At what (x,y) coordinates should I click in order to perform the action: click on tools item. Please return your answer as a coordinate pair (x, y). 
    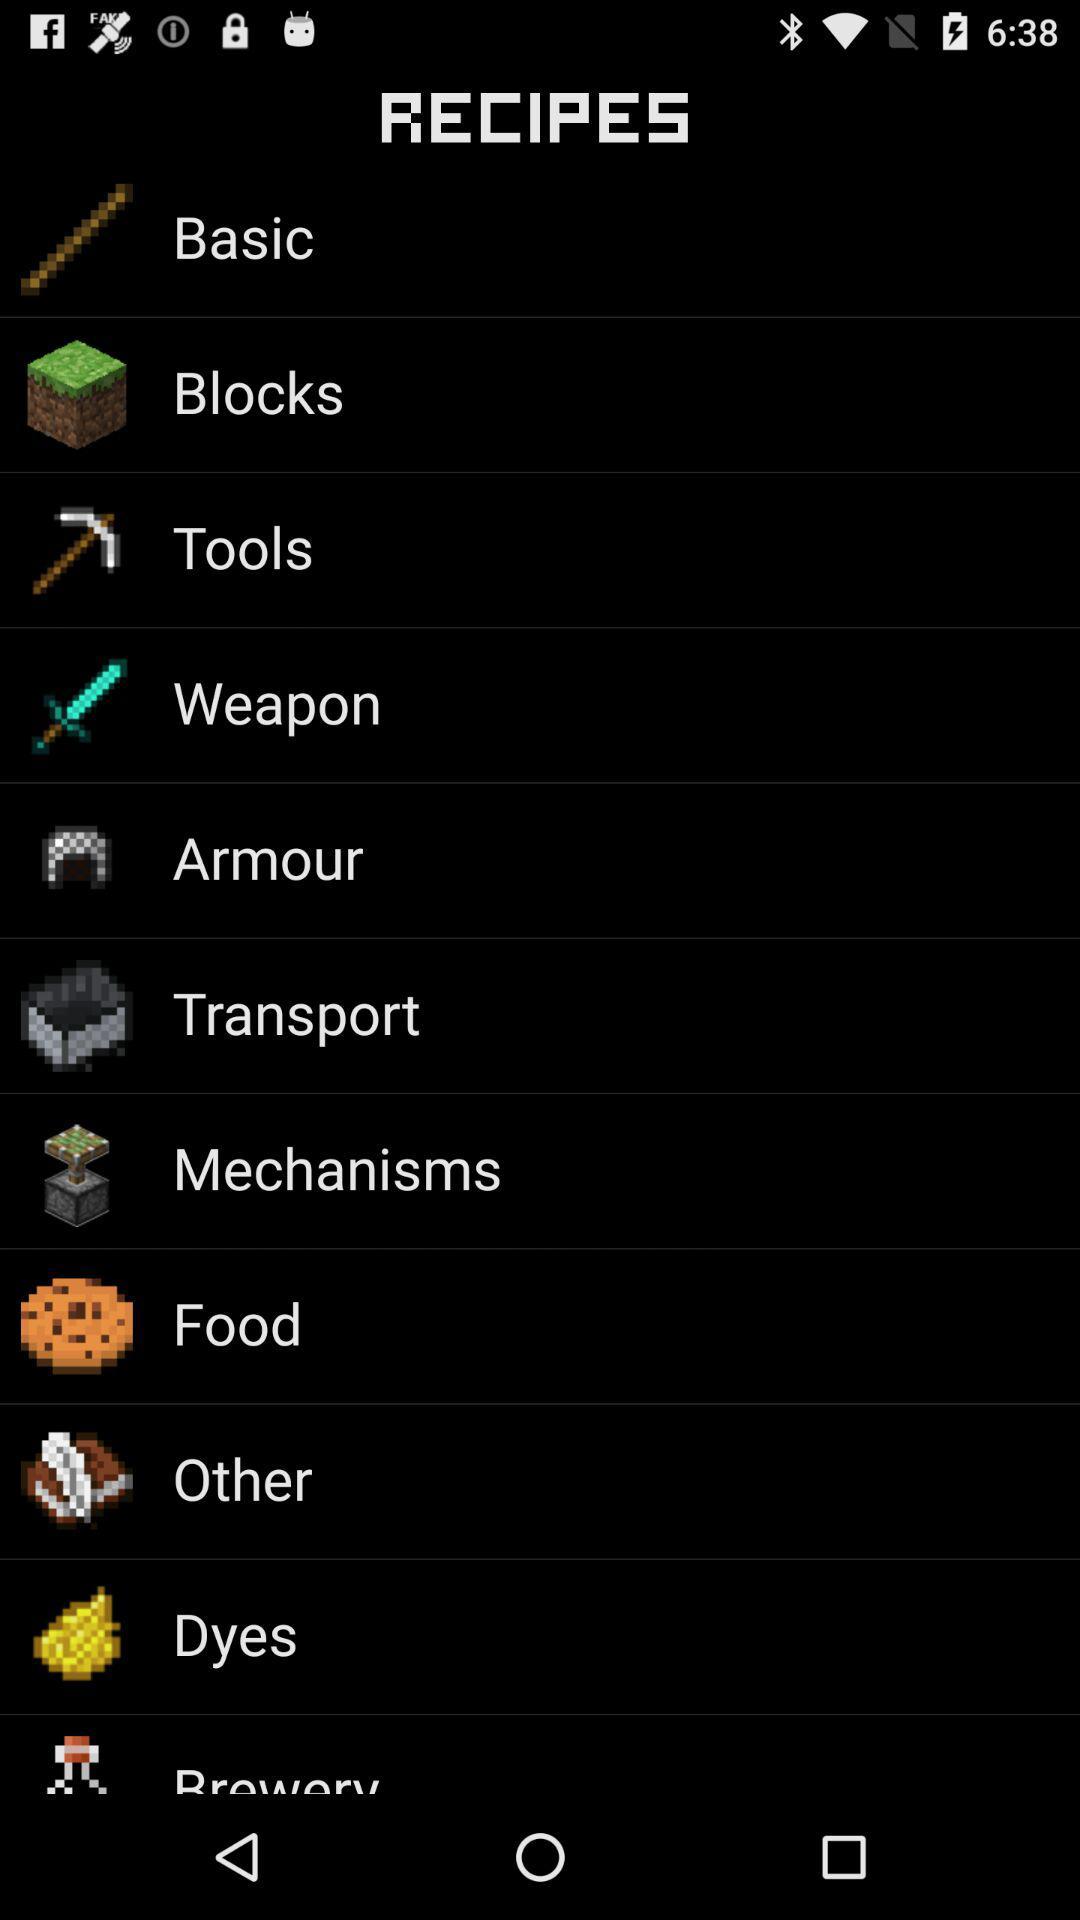
    Looking at the image, I should click on (242, 546).